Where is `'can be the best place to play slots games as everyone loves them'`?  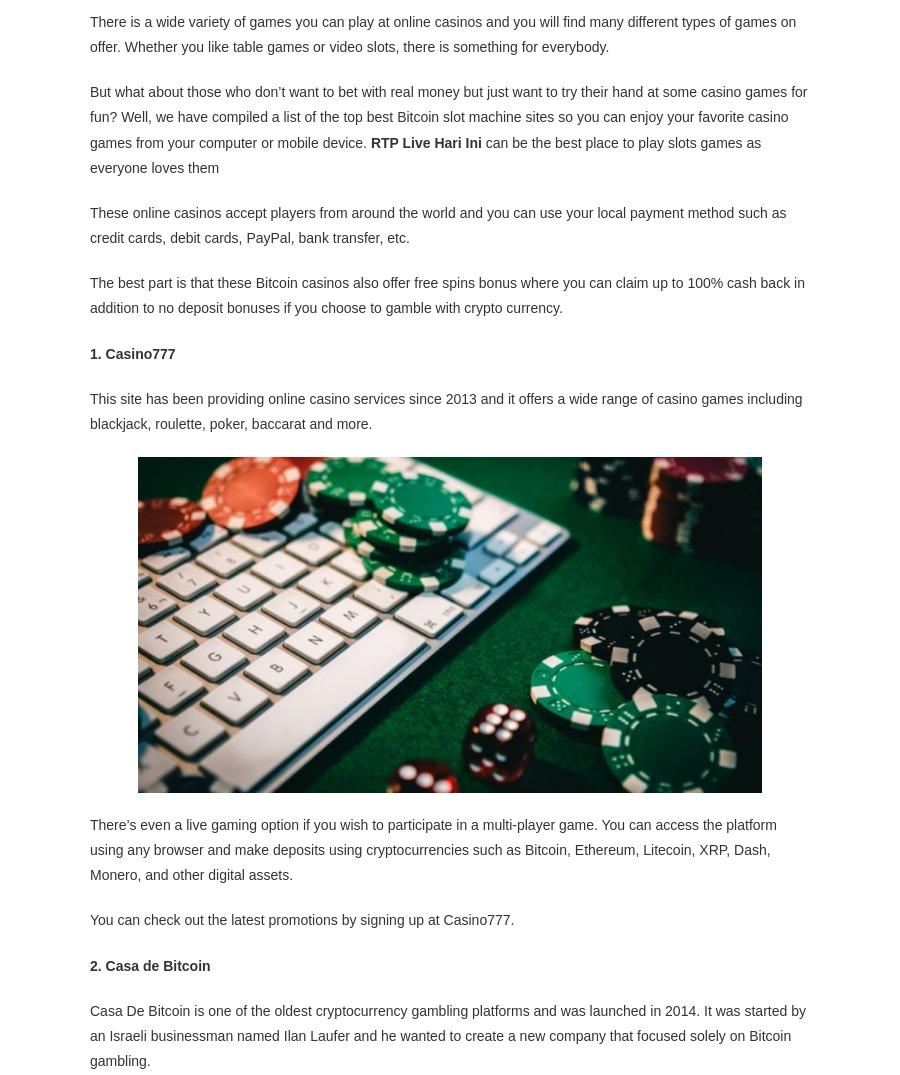
'can be the best place to play slots games as everyone loves them' is located at coordinates (425, 154).